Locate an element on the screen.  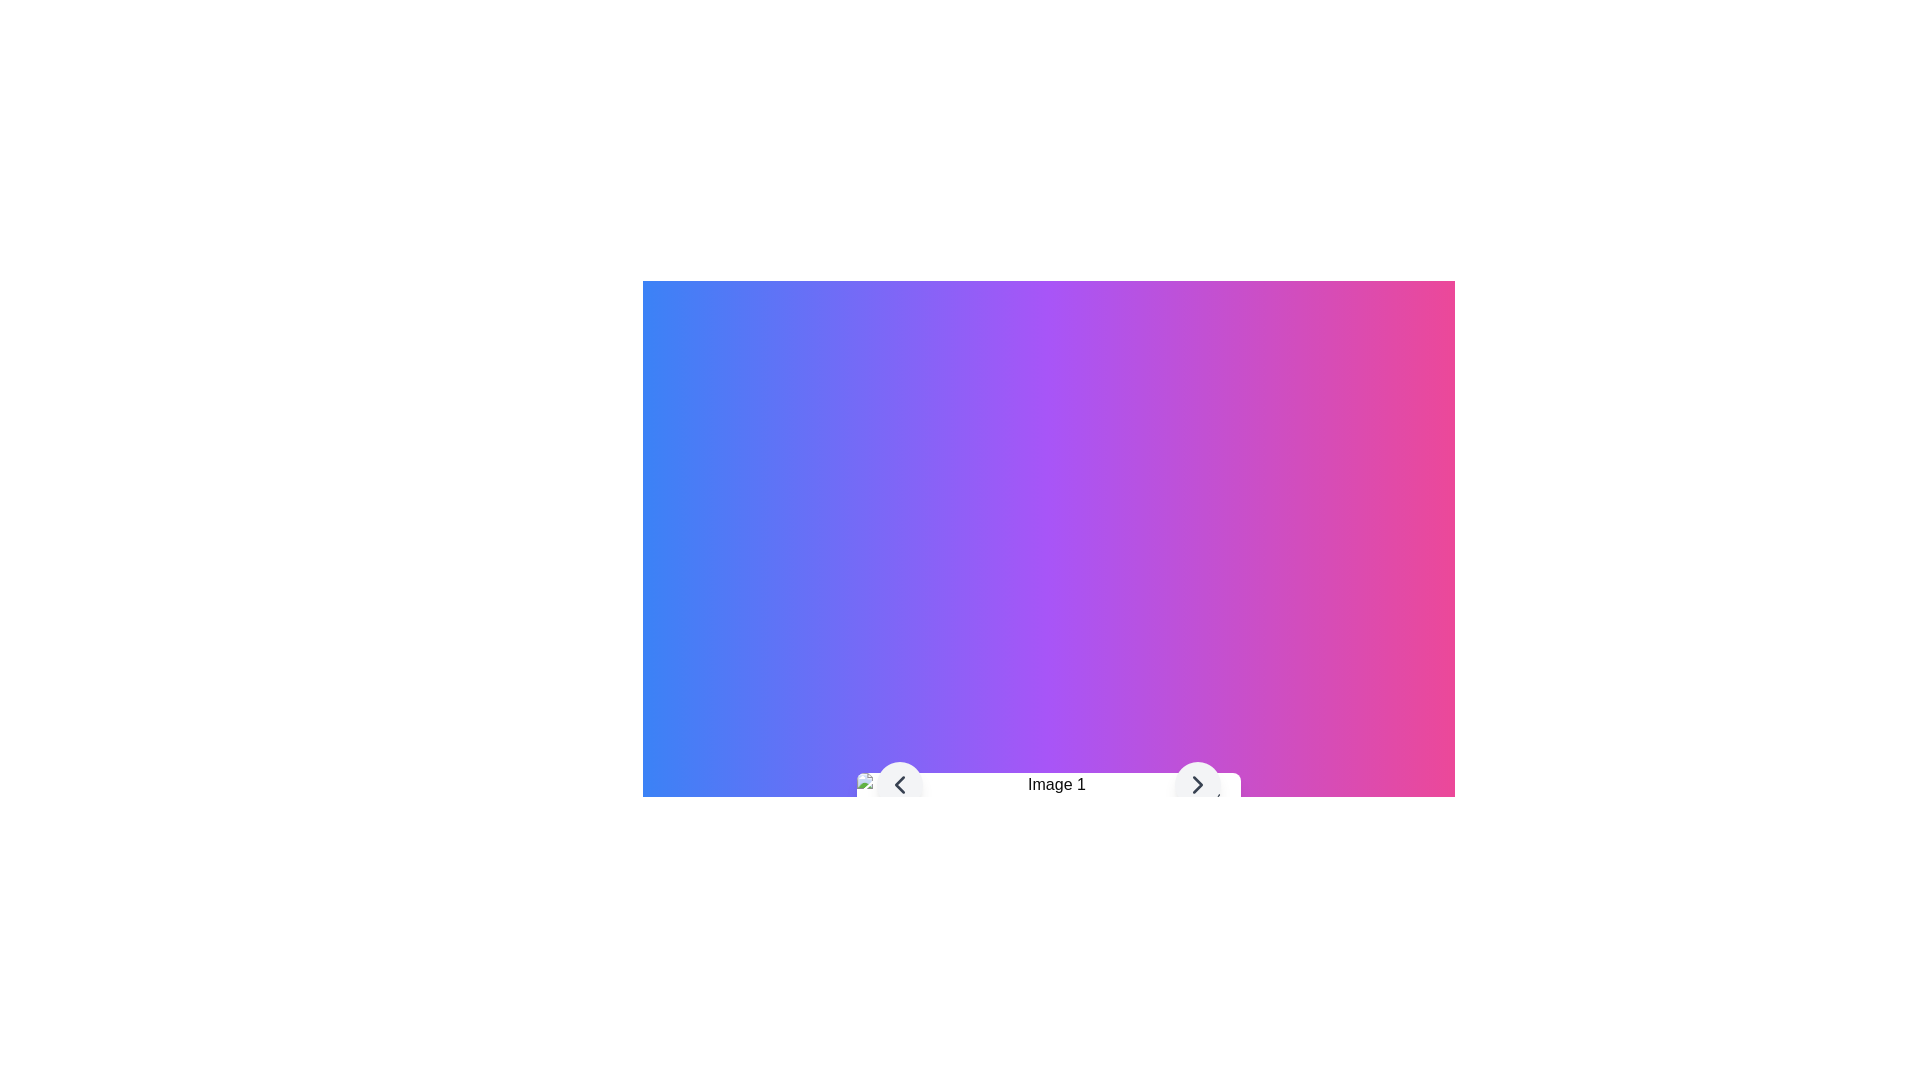
the rightward-pointing chevron navigation icon within its circular button to trigger a tooltip or visual feedback is located at coordinates (1198, 784).